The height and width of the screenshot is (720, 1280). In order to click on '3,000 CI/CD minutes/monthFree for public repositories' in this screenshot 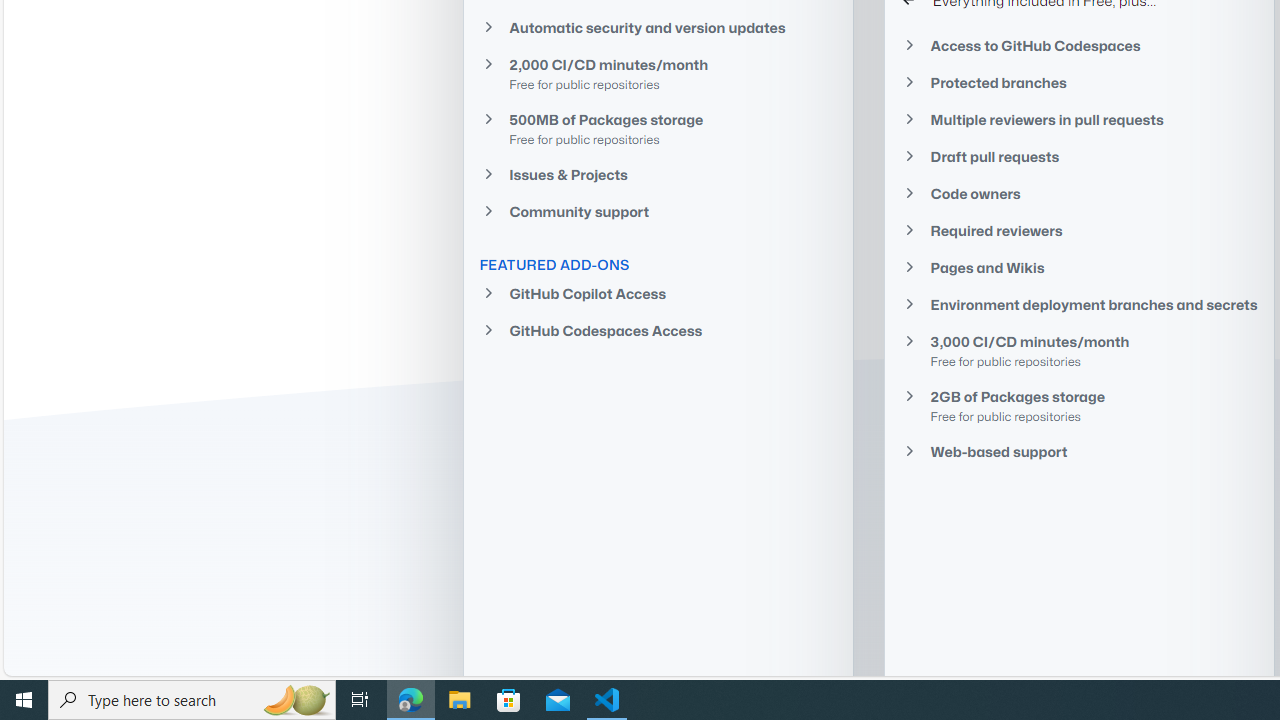, I will do `click(1078, 349)`.